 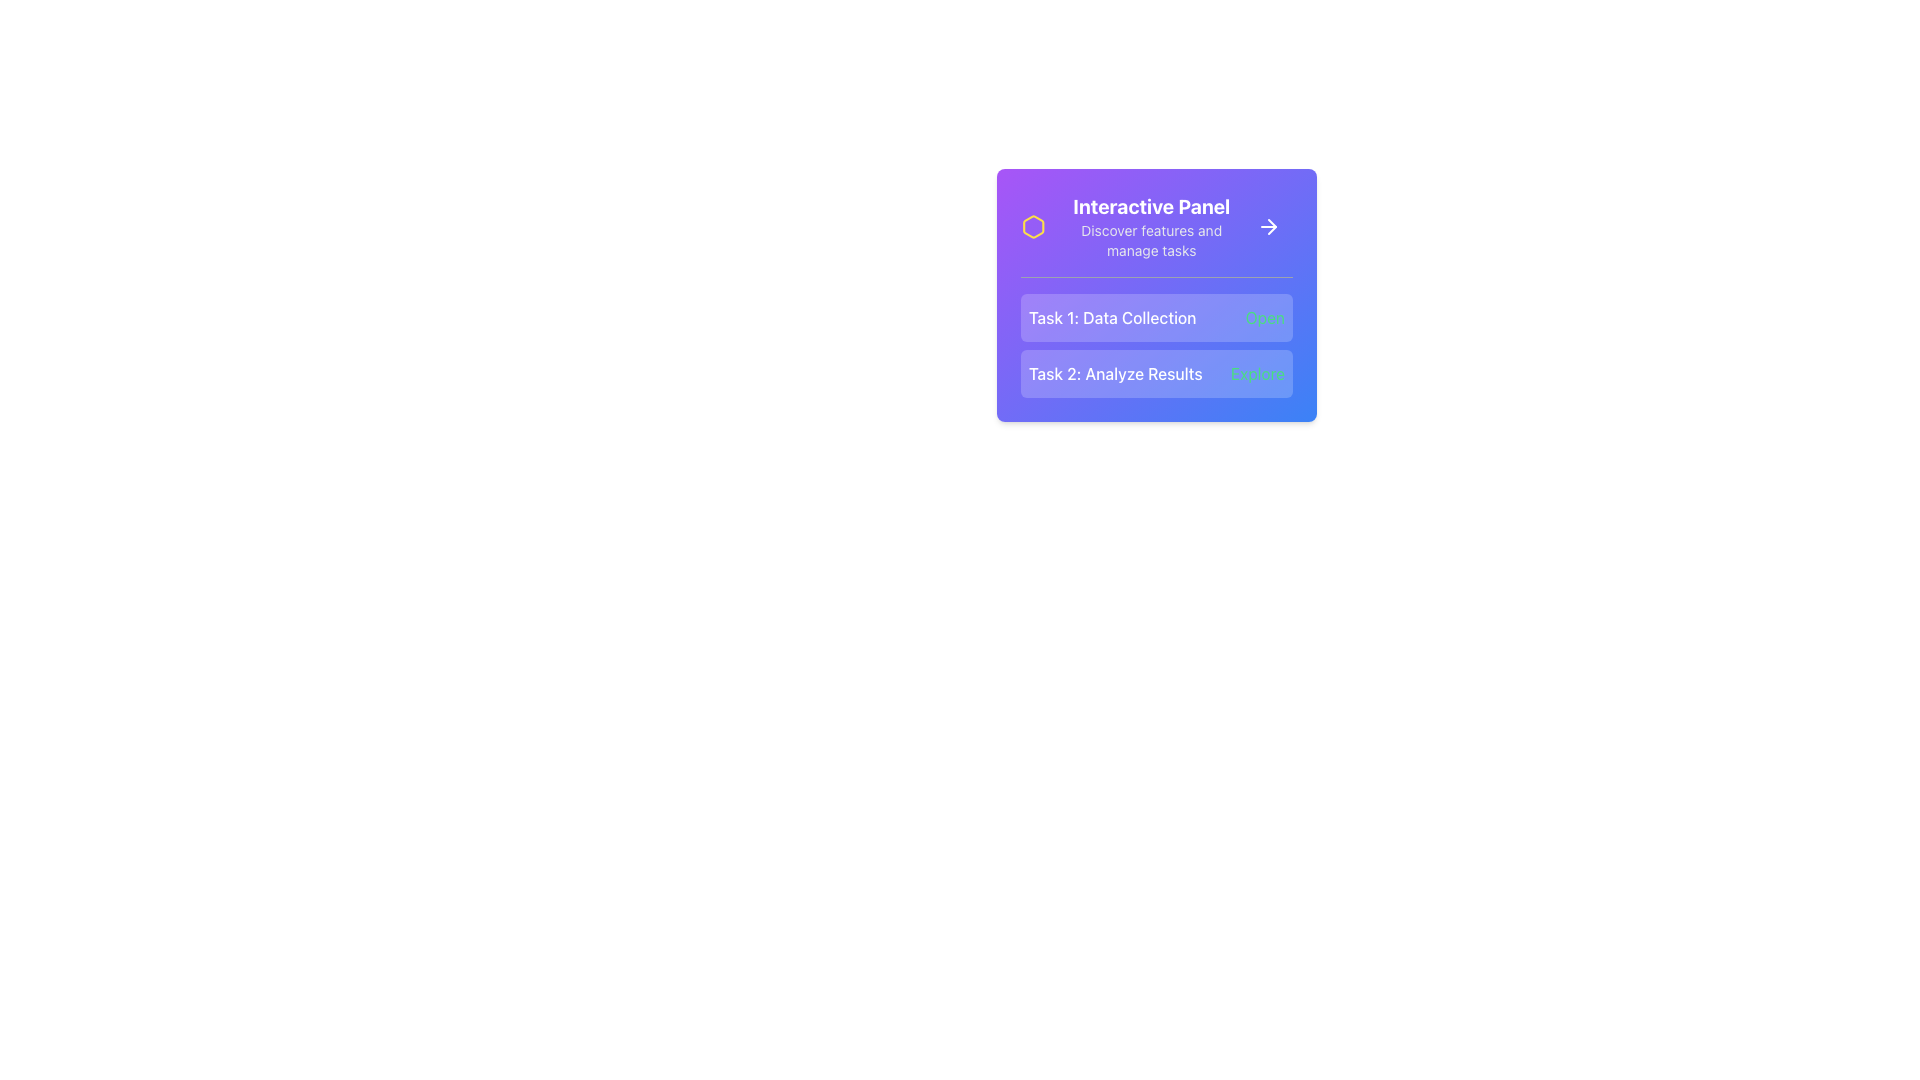 I want to click on the icon button located in the top-right corner of the interactive panel, adjacent to the text 'Interactive Panel', which serves as a navigation button, so click(x=1267, y=226).